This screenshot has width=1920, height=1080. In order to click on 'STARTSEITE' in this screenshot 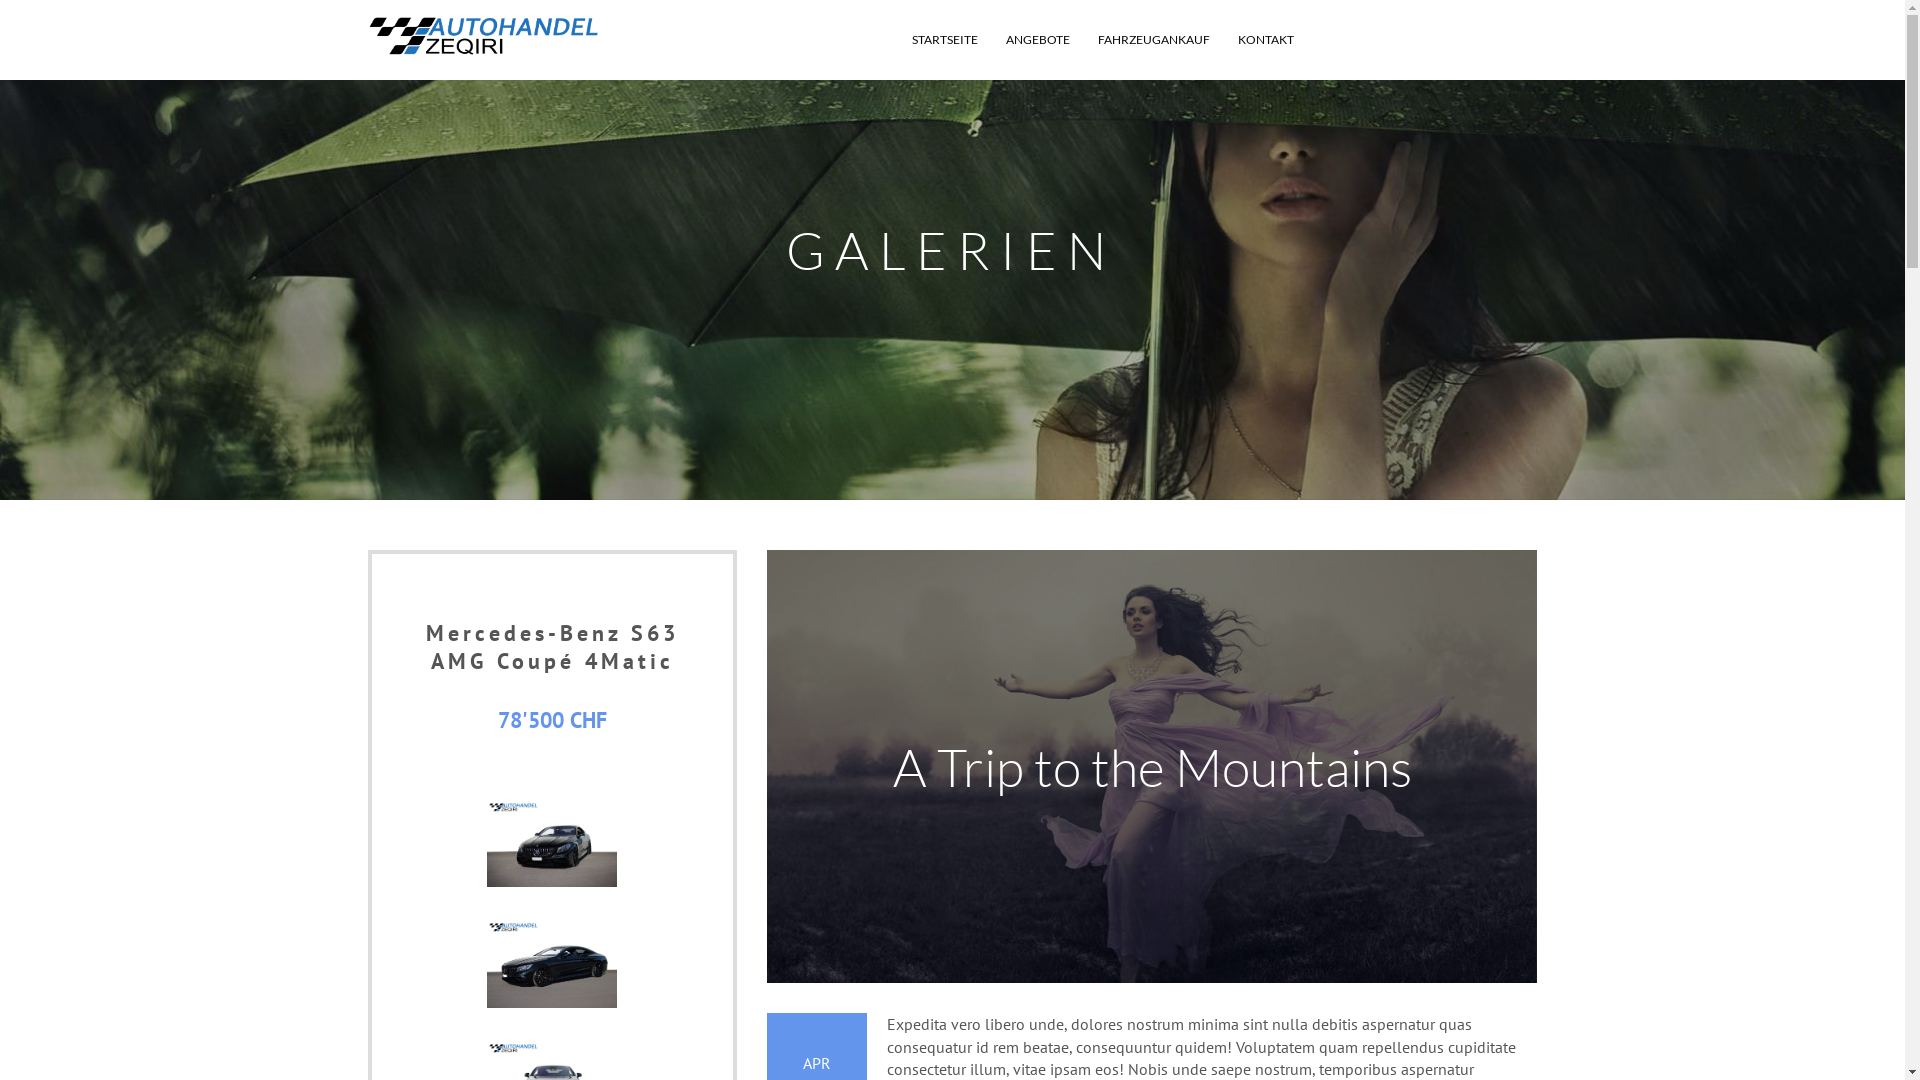, I will do `click(944, 39)`.